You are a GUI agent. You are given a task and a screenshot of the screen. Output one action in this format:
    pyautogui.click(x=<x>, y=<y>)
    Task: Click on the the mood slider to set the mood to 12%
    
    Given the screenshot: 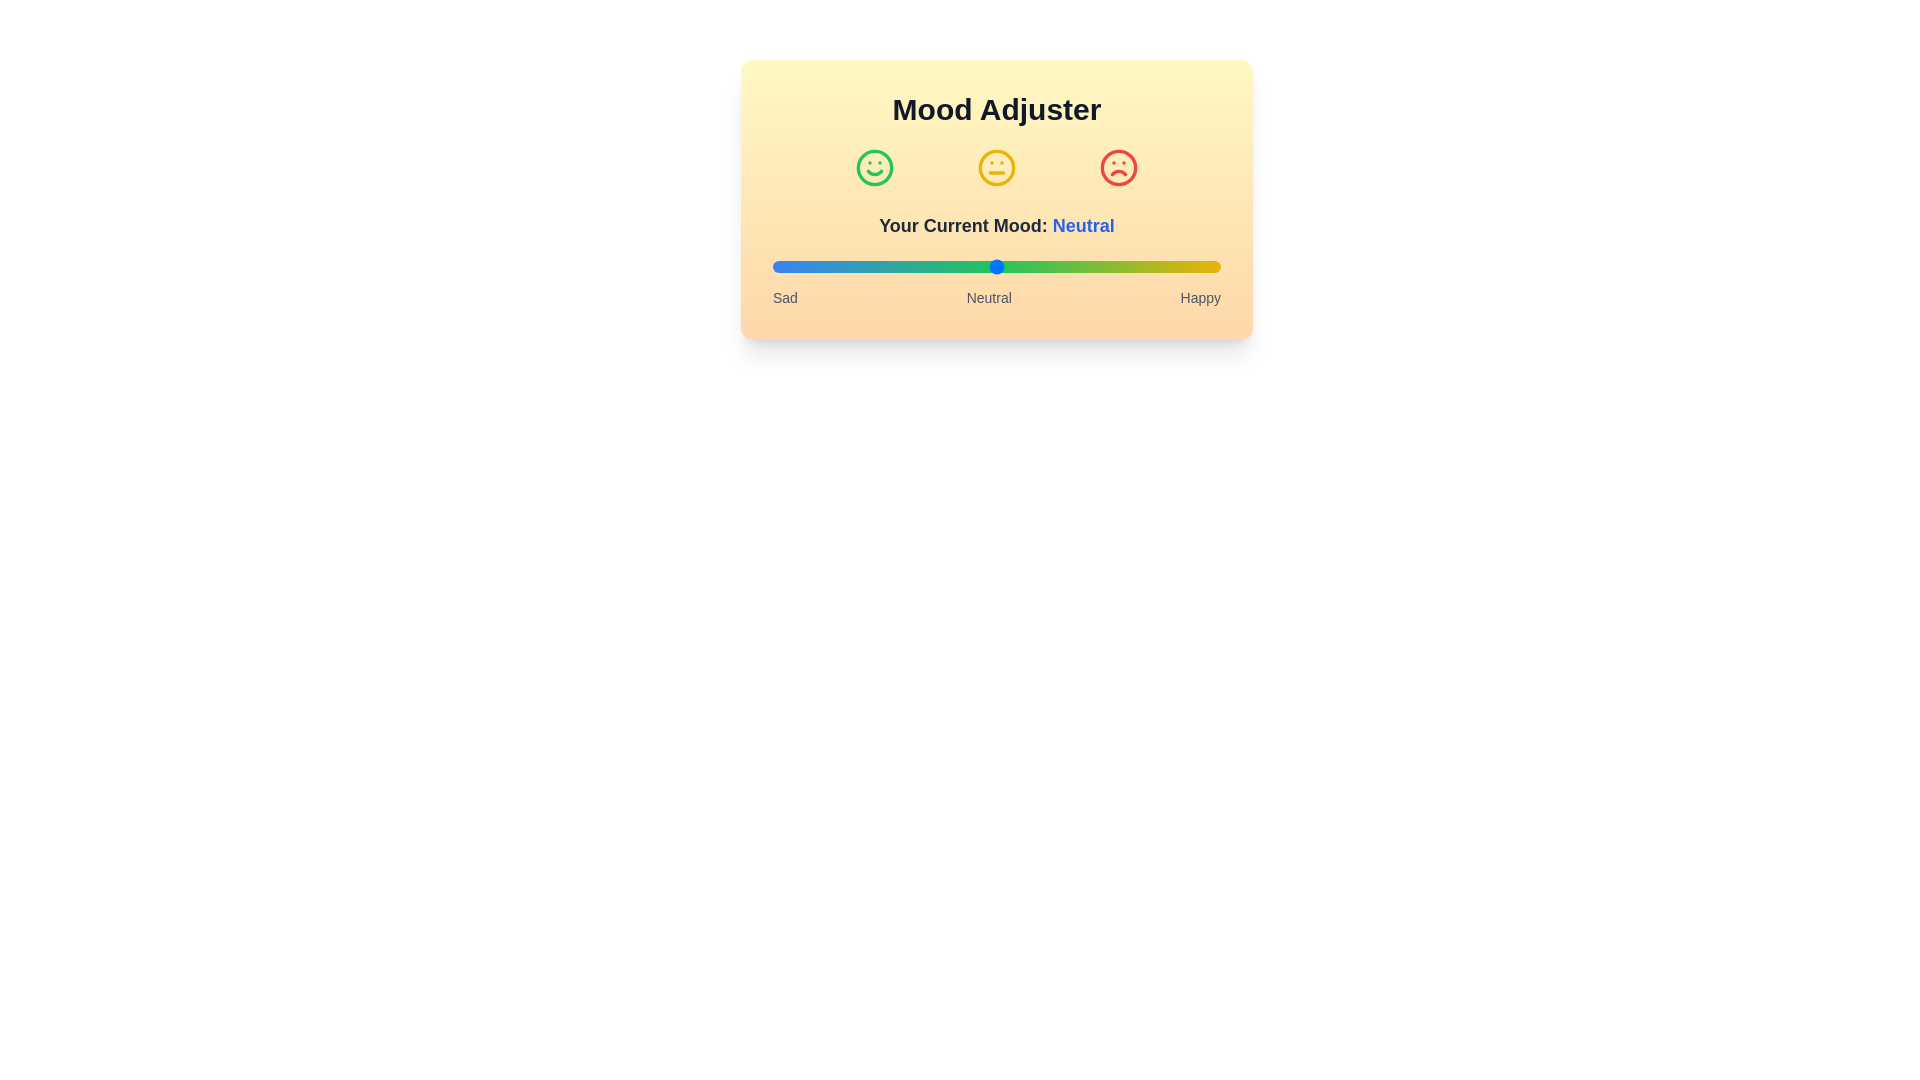 What is the action you would take?
    pyautogui.click(x=826, y=265)
    